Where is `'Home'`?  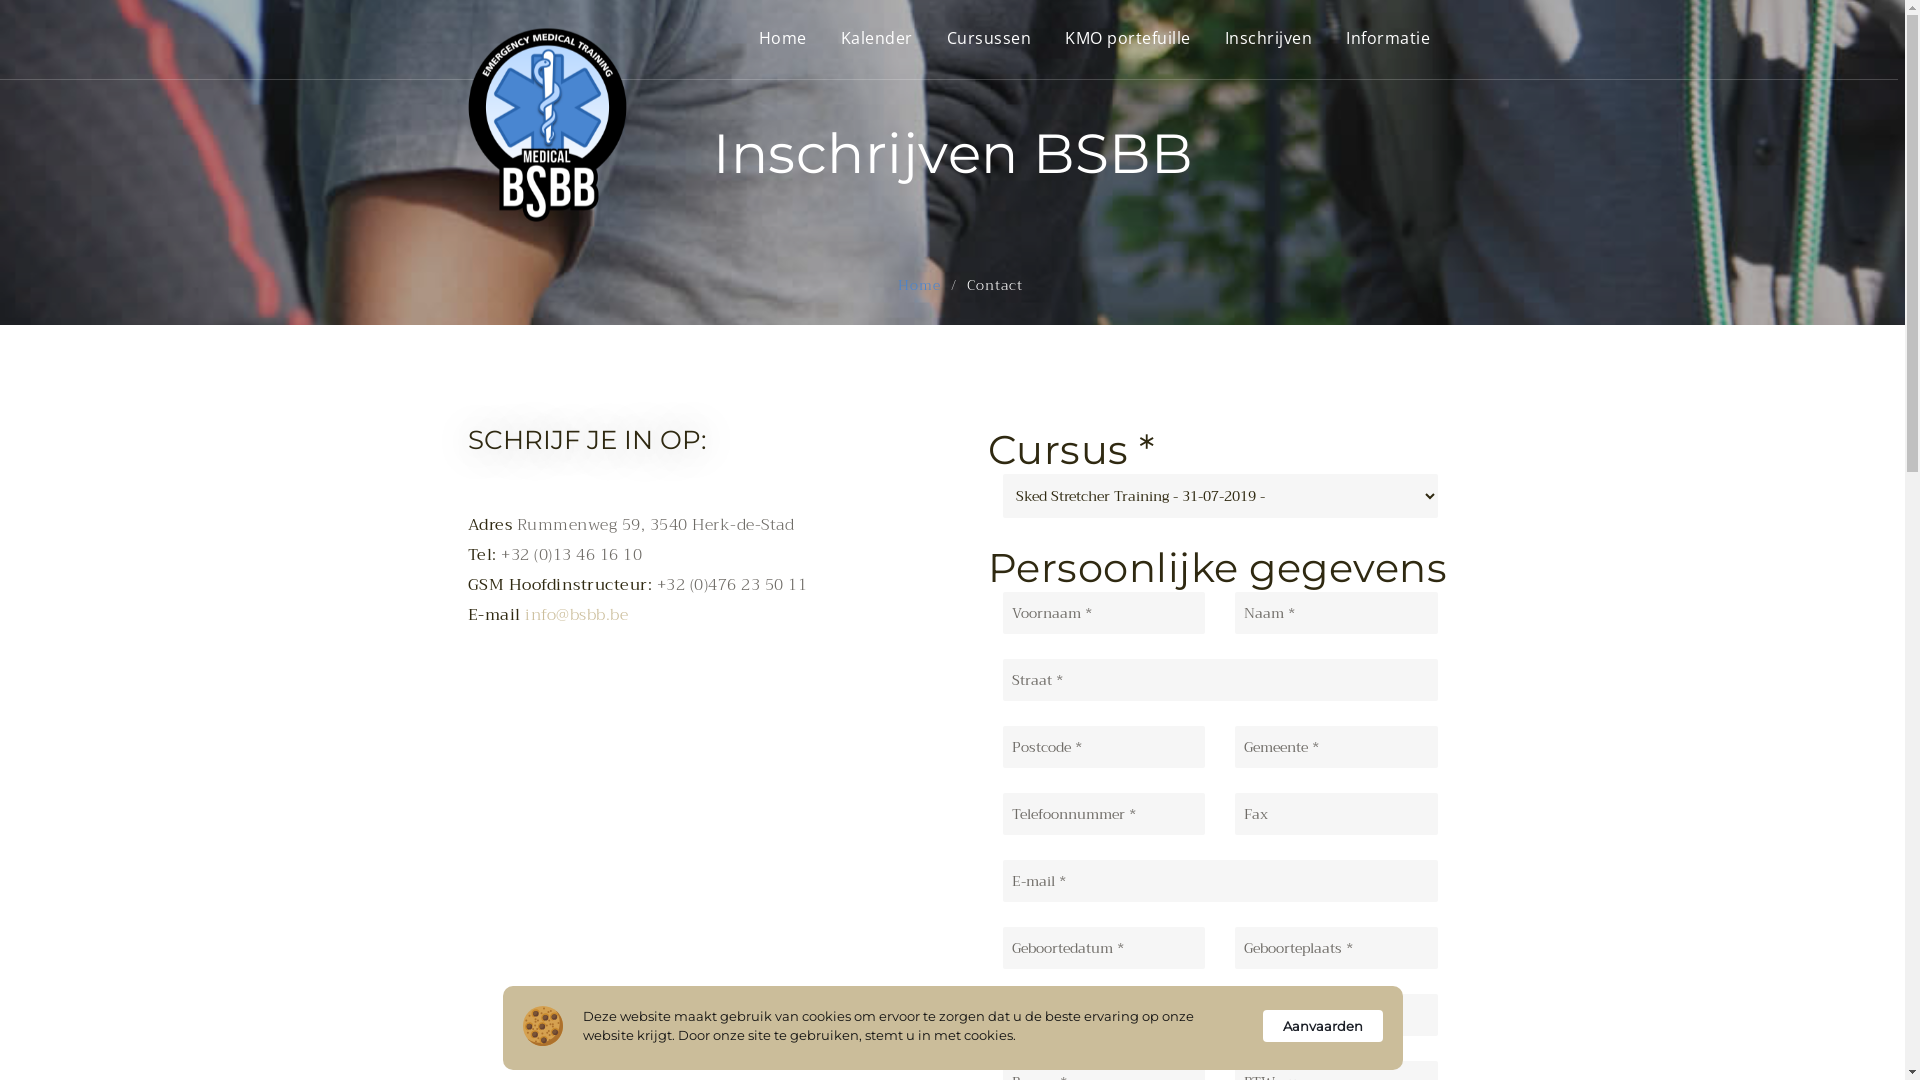
'Home' is located at coordinates (918, 285).